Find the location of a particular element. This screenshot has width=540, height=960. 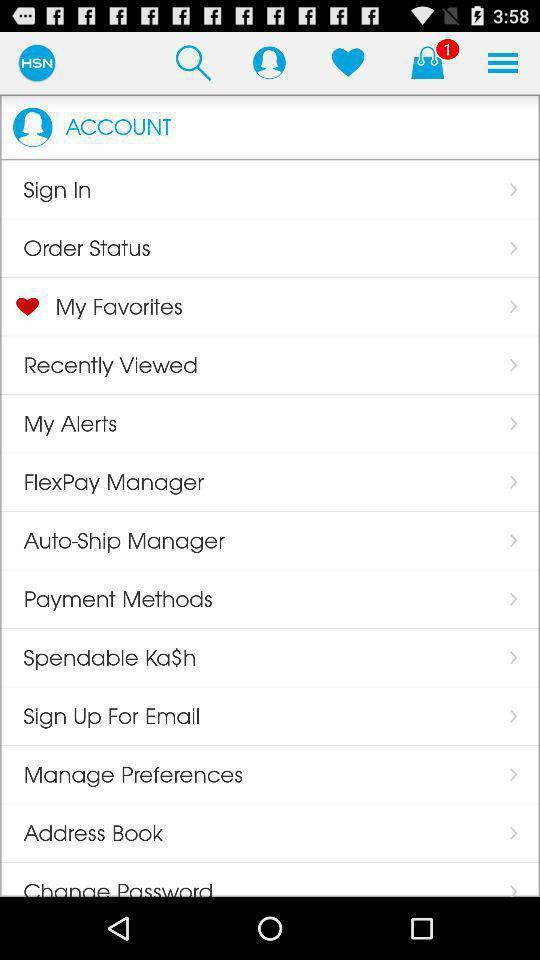

item above the change password icon is located at coordinates (80, 833).